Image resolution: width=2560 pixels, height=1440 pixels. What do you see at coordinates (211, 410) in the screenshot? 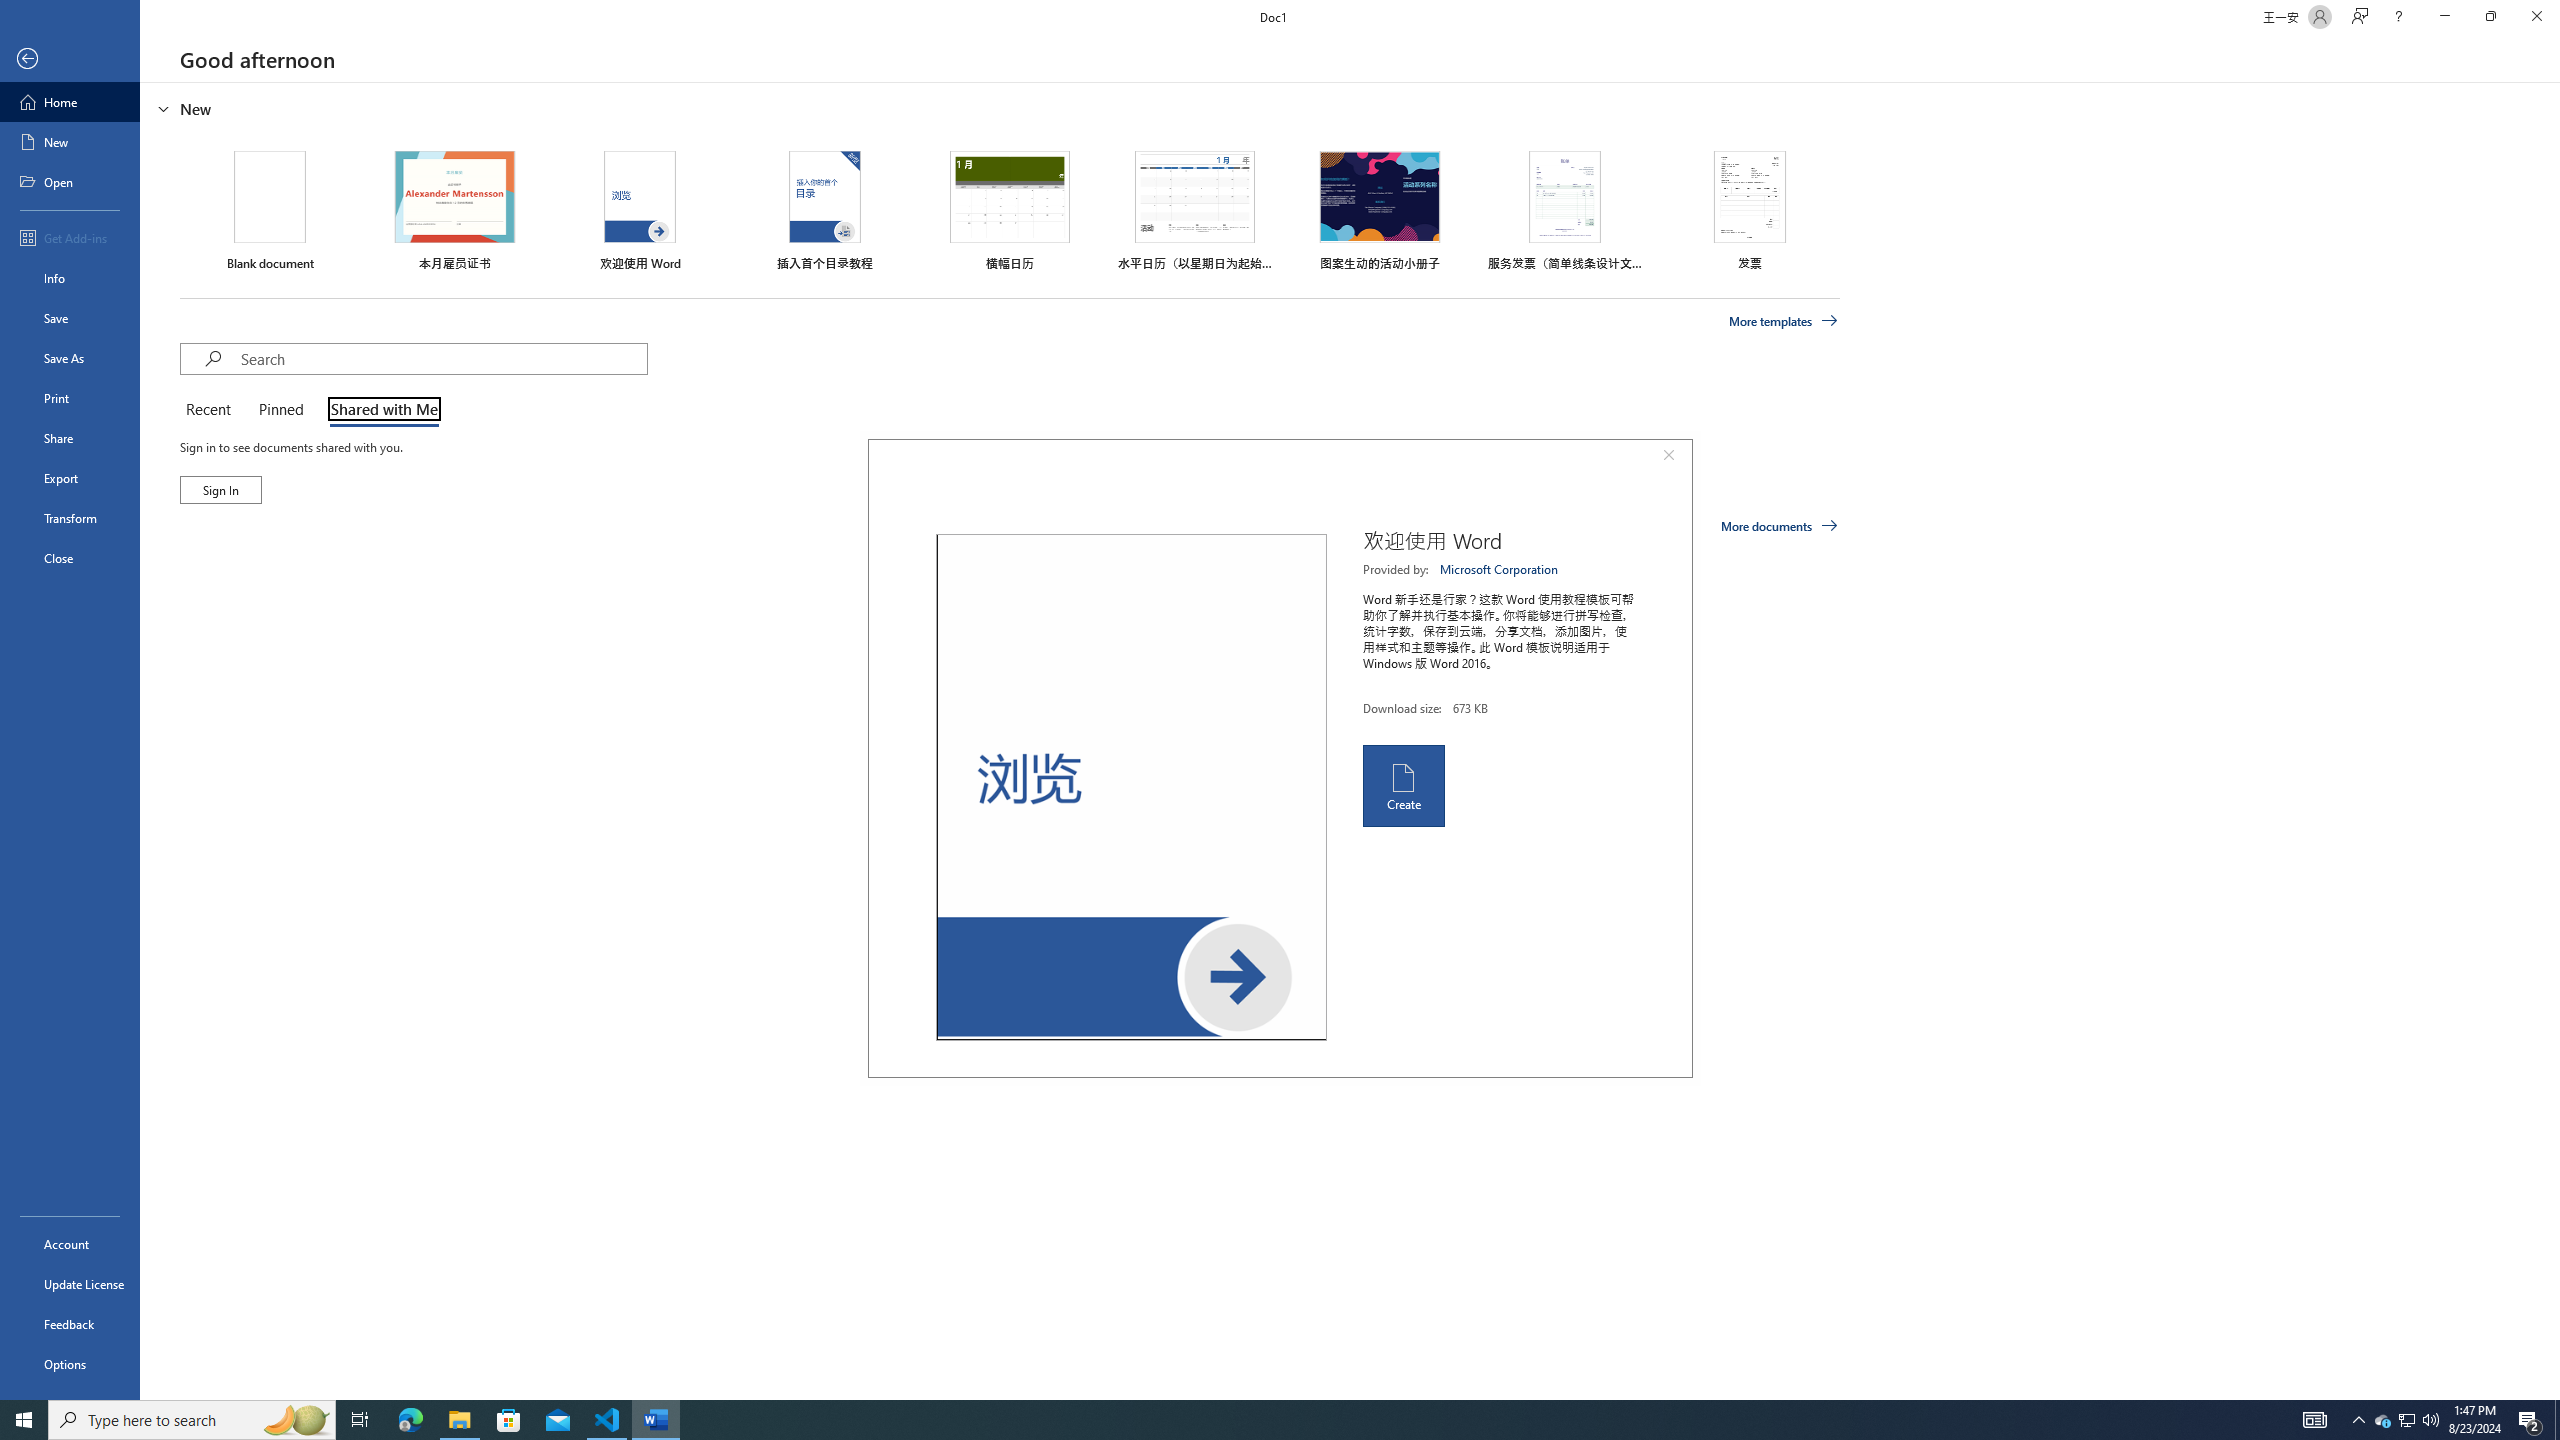
I see `'Recent'` at bounding box center [211, 410].